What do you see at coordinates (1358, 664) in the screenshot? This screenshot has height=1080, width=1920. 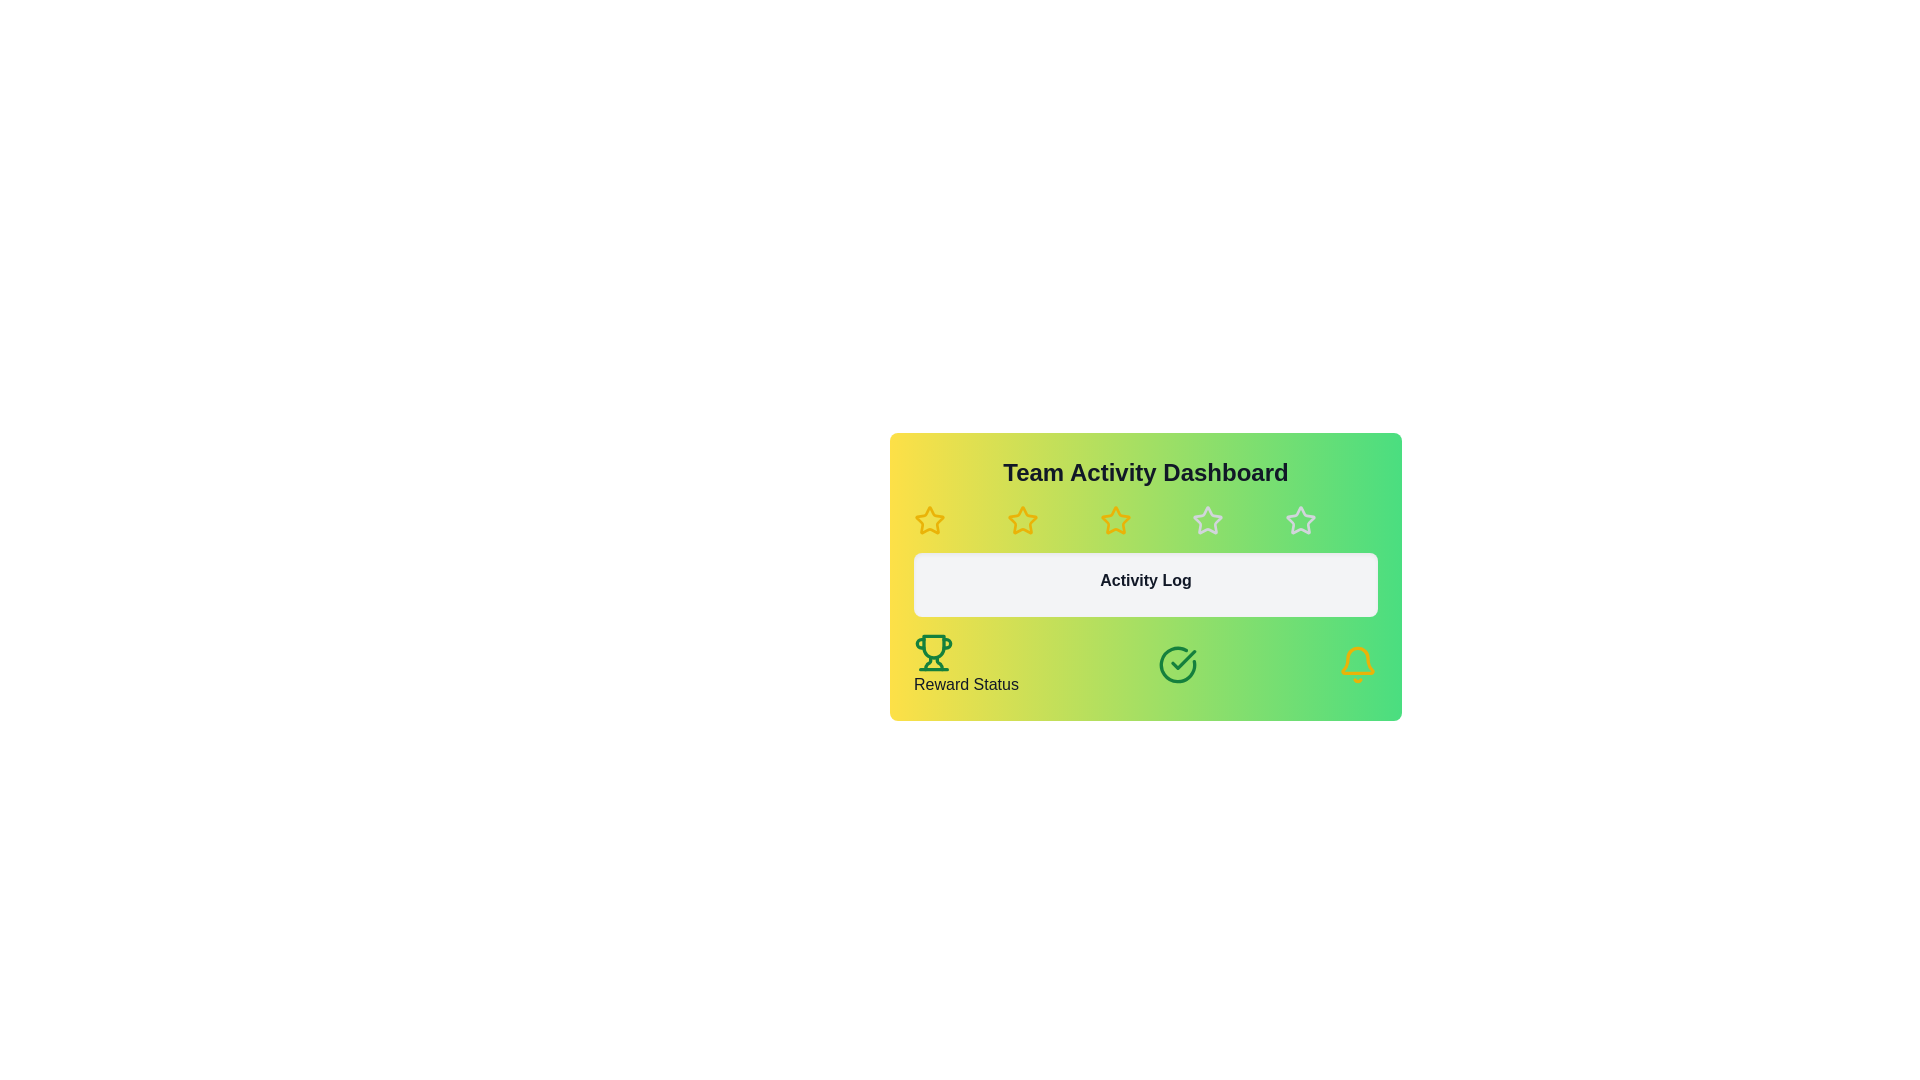 I see `the bell-shaped notification icon with a yellow outline located at the bottom-right corner of the 'Reward Status' section` at bounding box center [1358, 664].